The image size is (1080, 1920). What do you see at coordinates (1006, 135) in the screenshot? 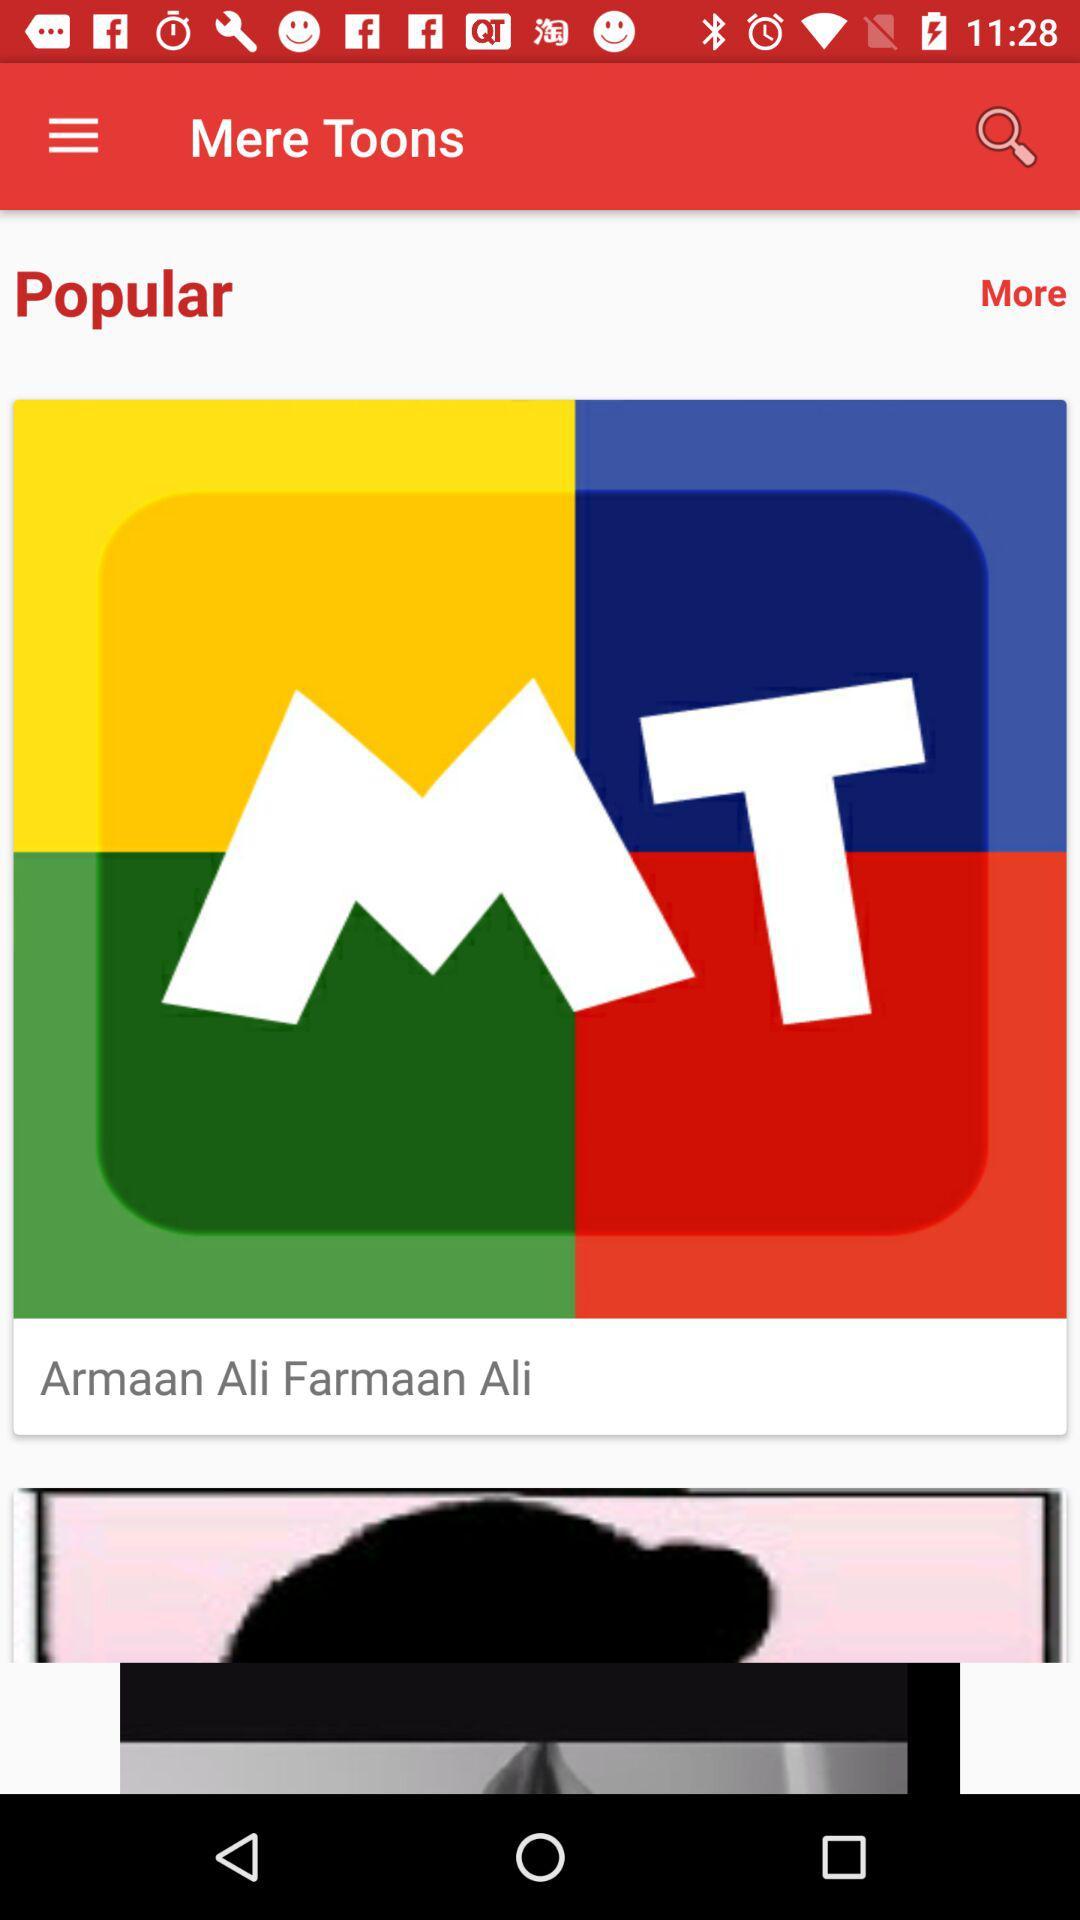
I see `the icon above more` at bounding box center [1006, 135].